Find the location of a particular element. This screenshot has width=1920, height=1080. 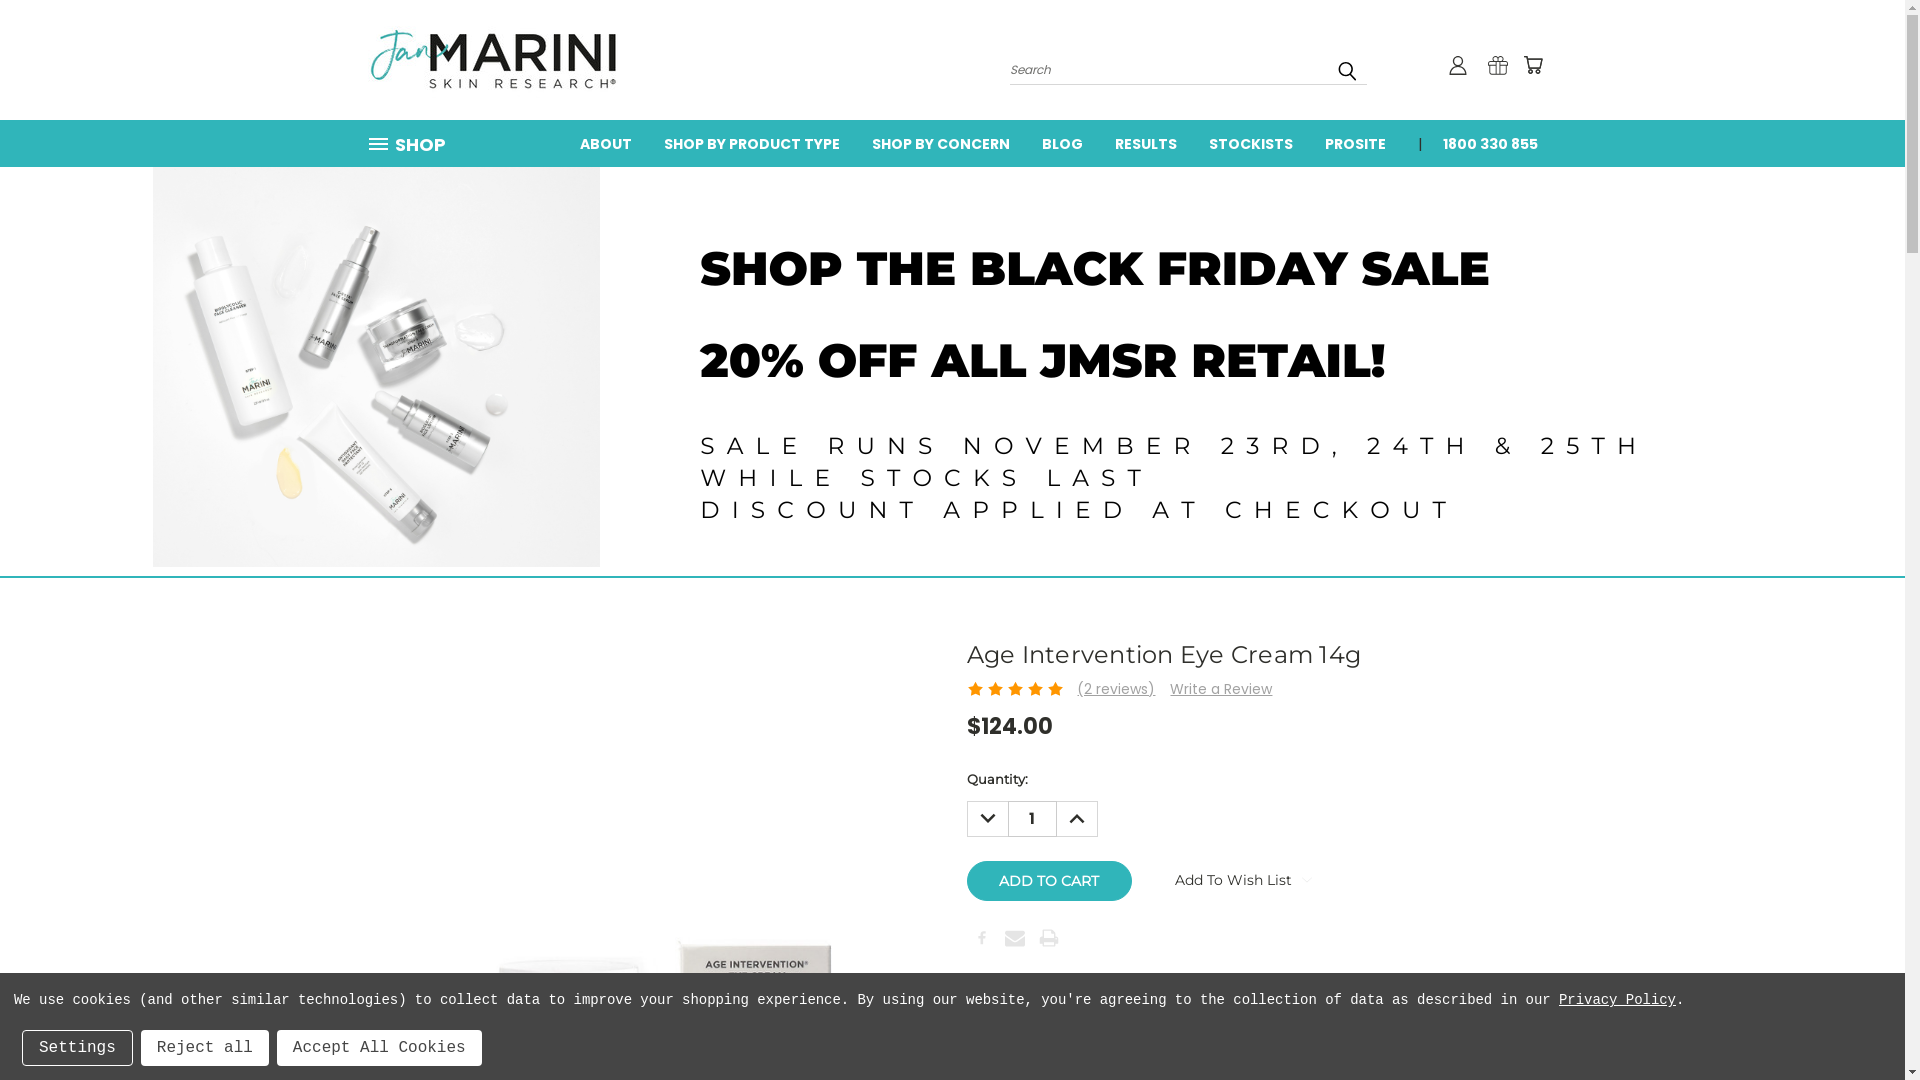

'PROSITE' is located at coordinates (1354, 141).